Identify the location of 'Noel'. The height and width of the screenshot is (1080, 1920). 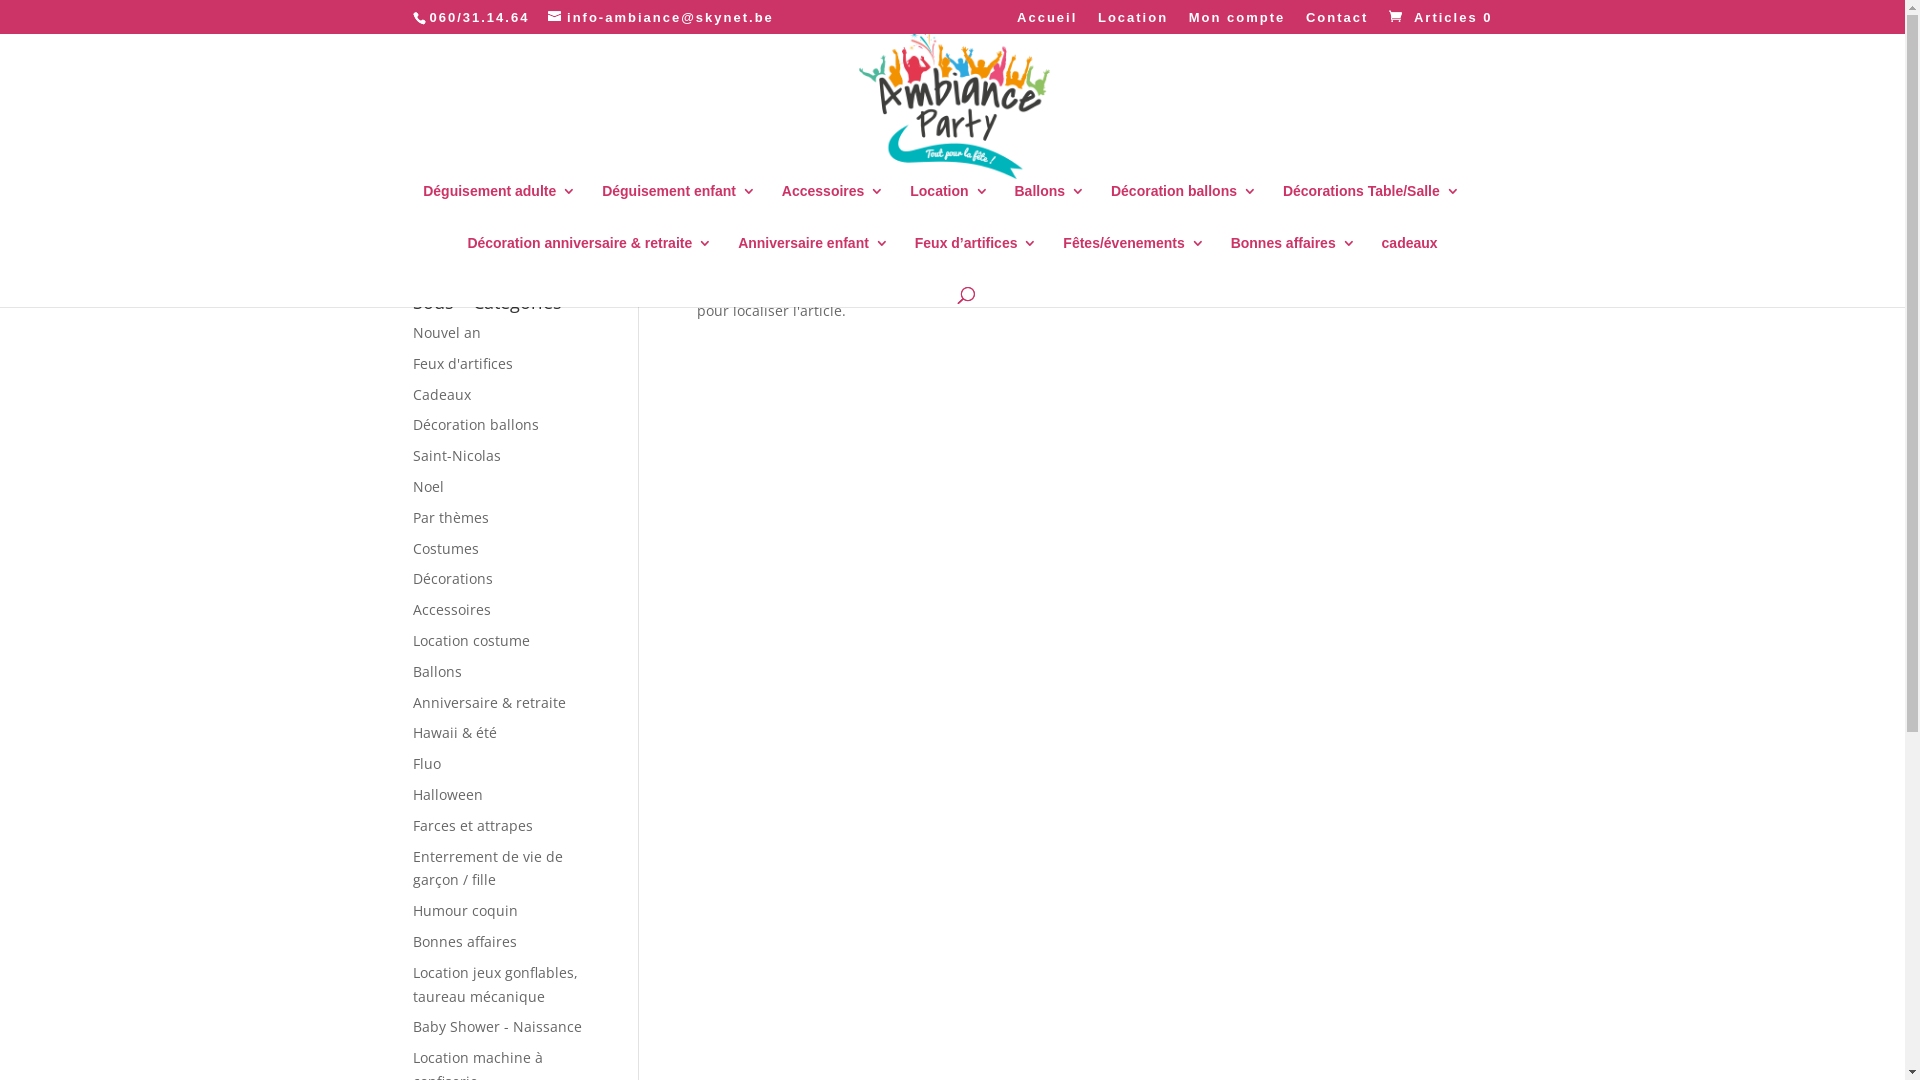
(426, 486).